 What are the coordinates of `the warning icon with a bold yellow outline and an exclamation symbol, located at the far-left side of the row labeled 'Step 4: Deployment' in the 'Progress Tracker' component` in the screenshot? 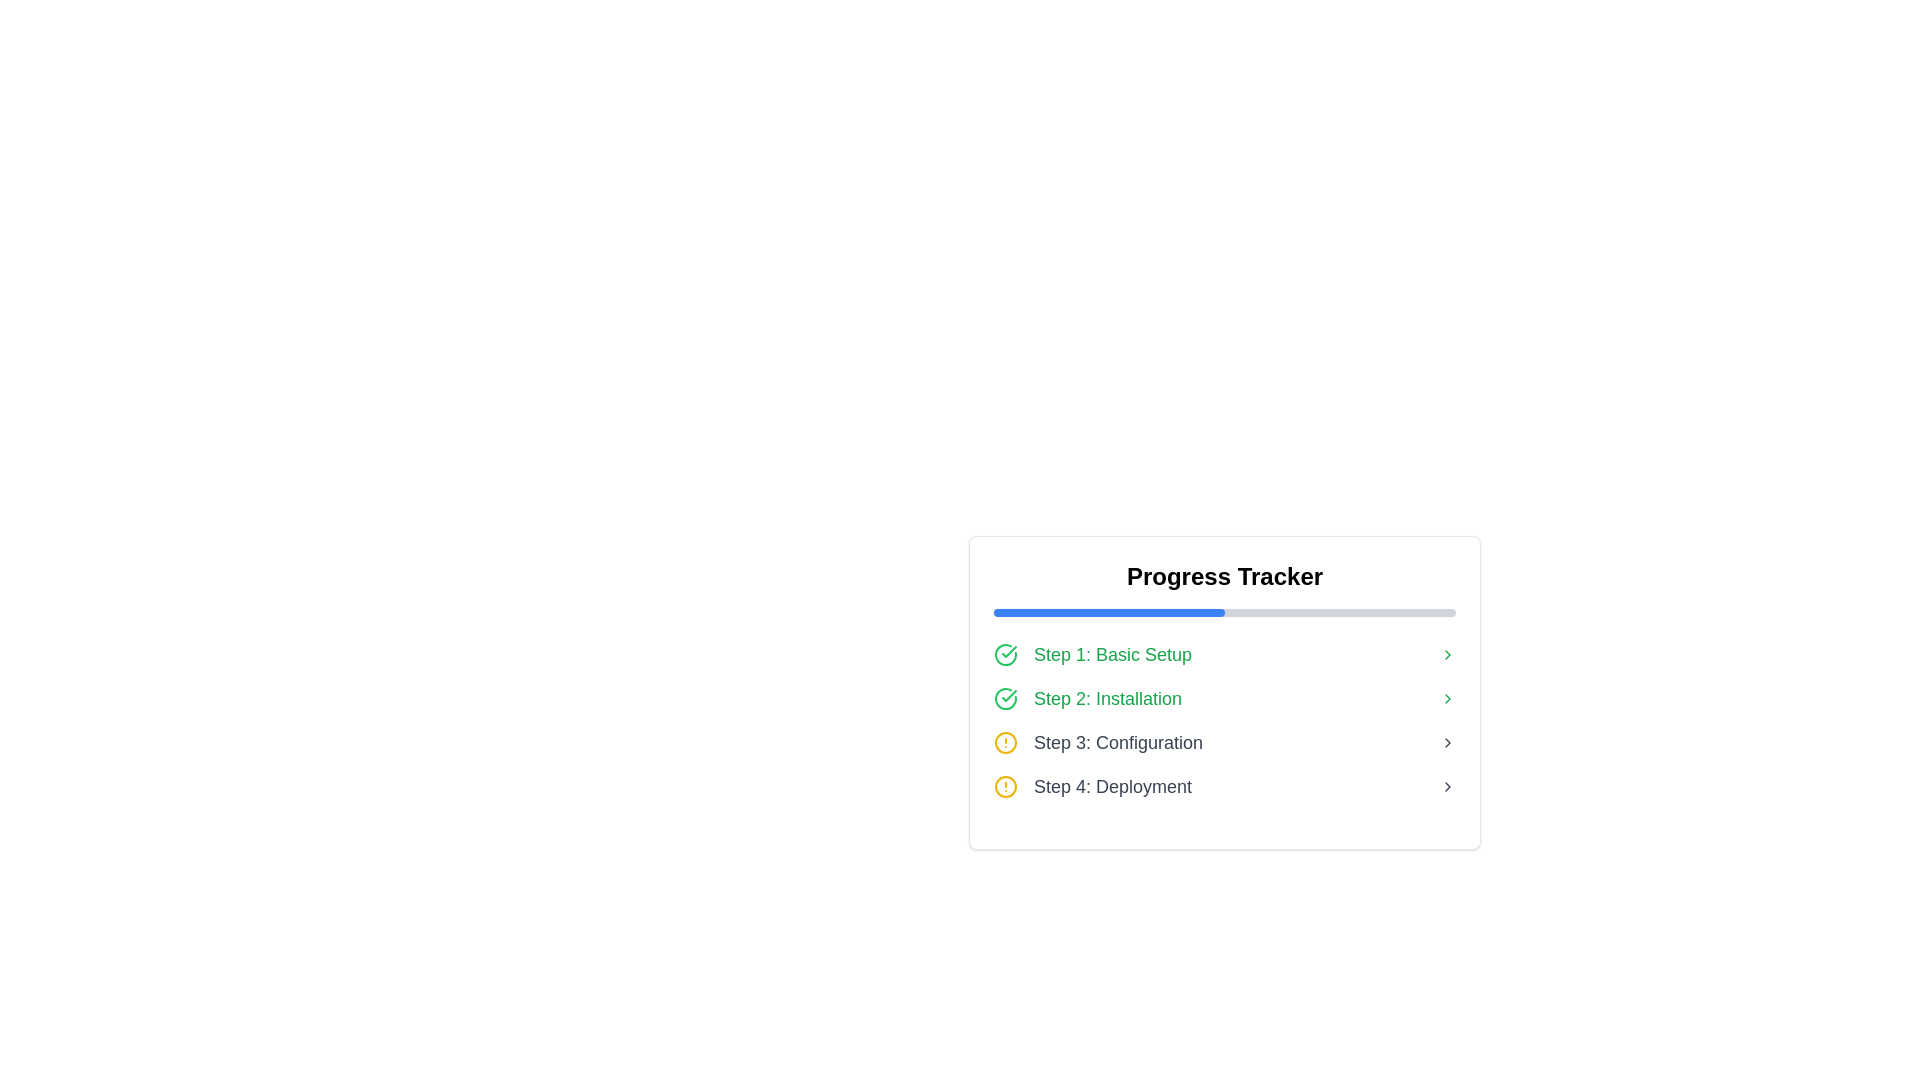 It's located at (1006, 785).